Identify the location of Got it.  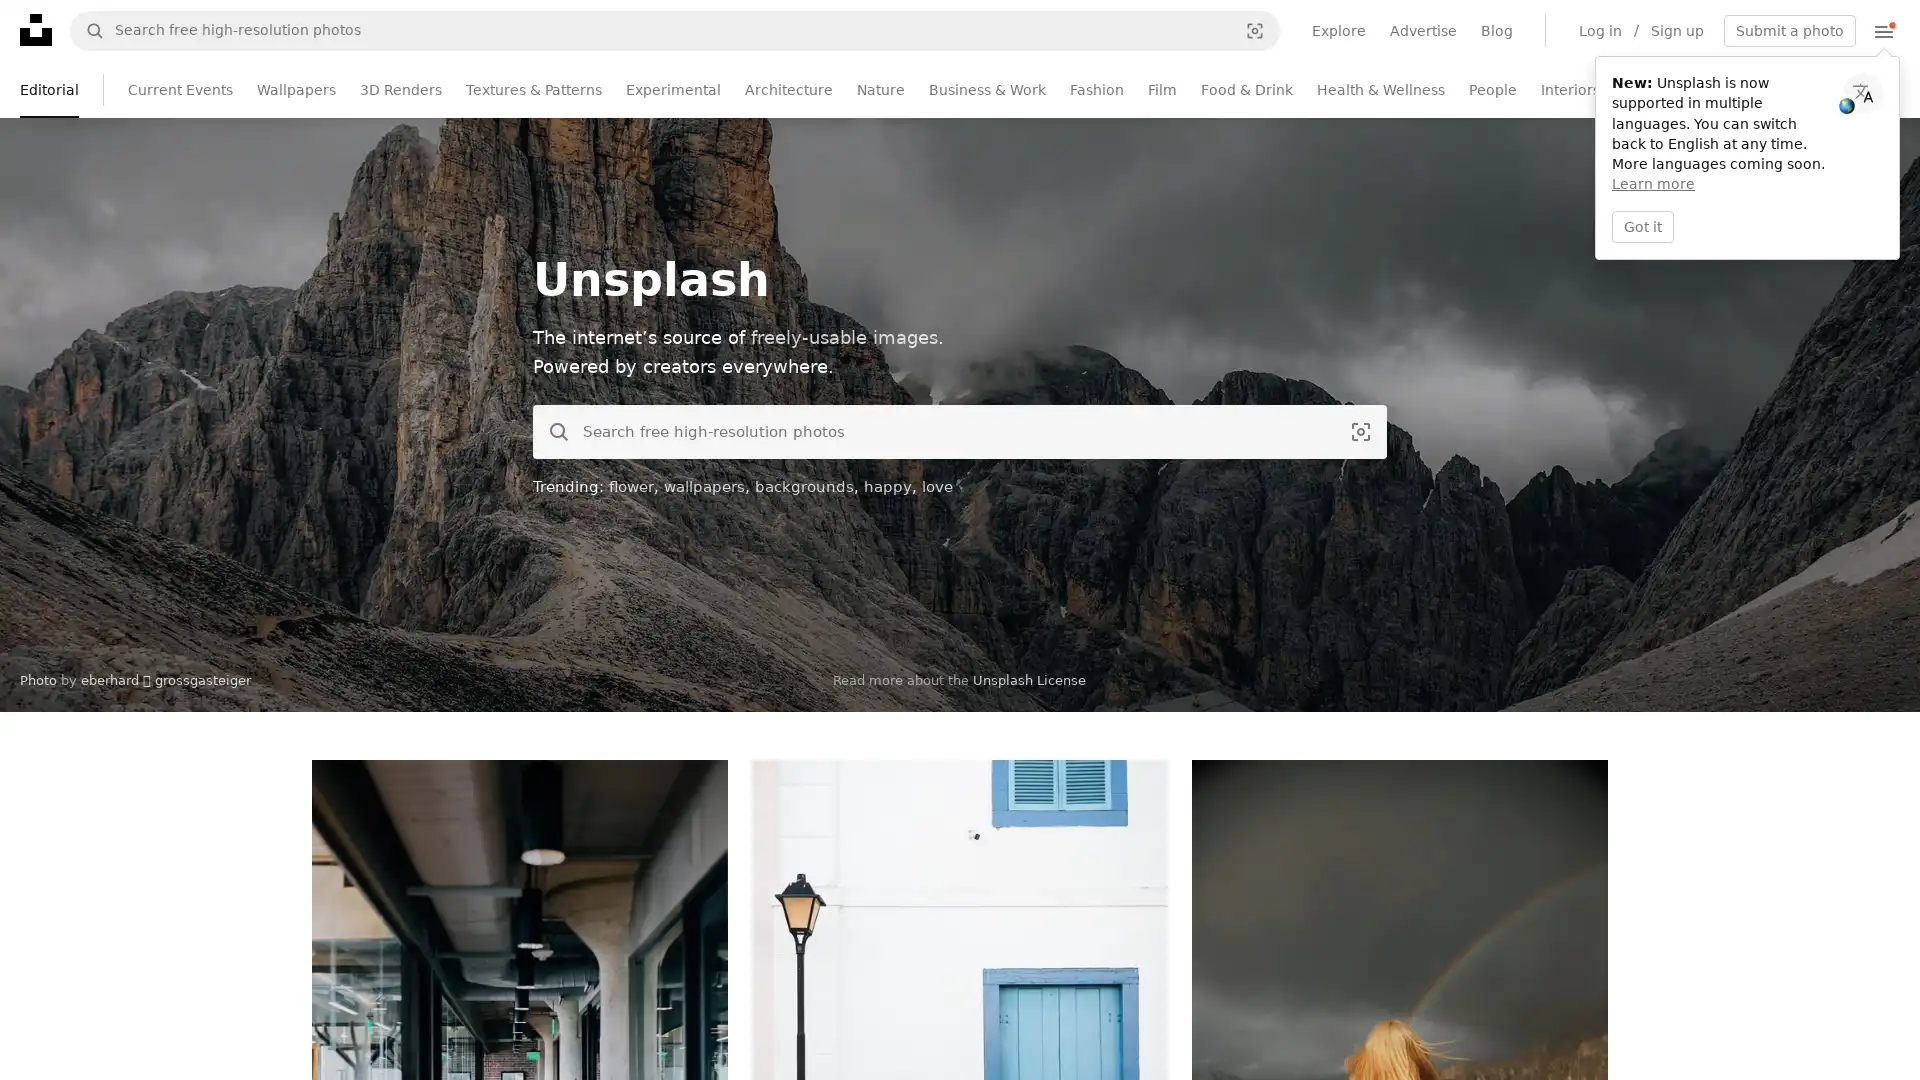
(1642, 225).